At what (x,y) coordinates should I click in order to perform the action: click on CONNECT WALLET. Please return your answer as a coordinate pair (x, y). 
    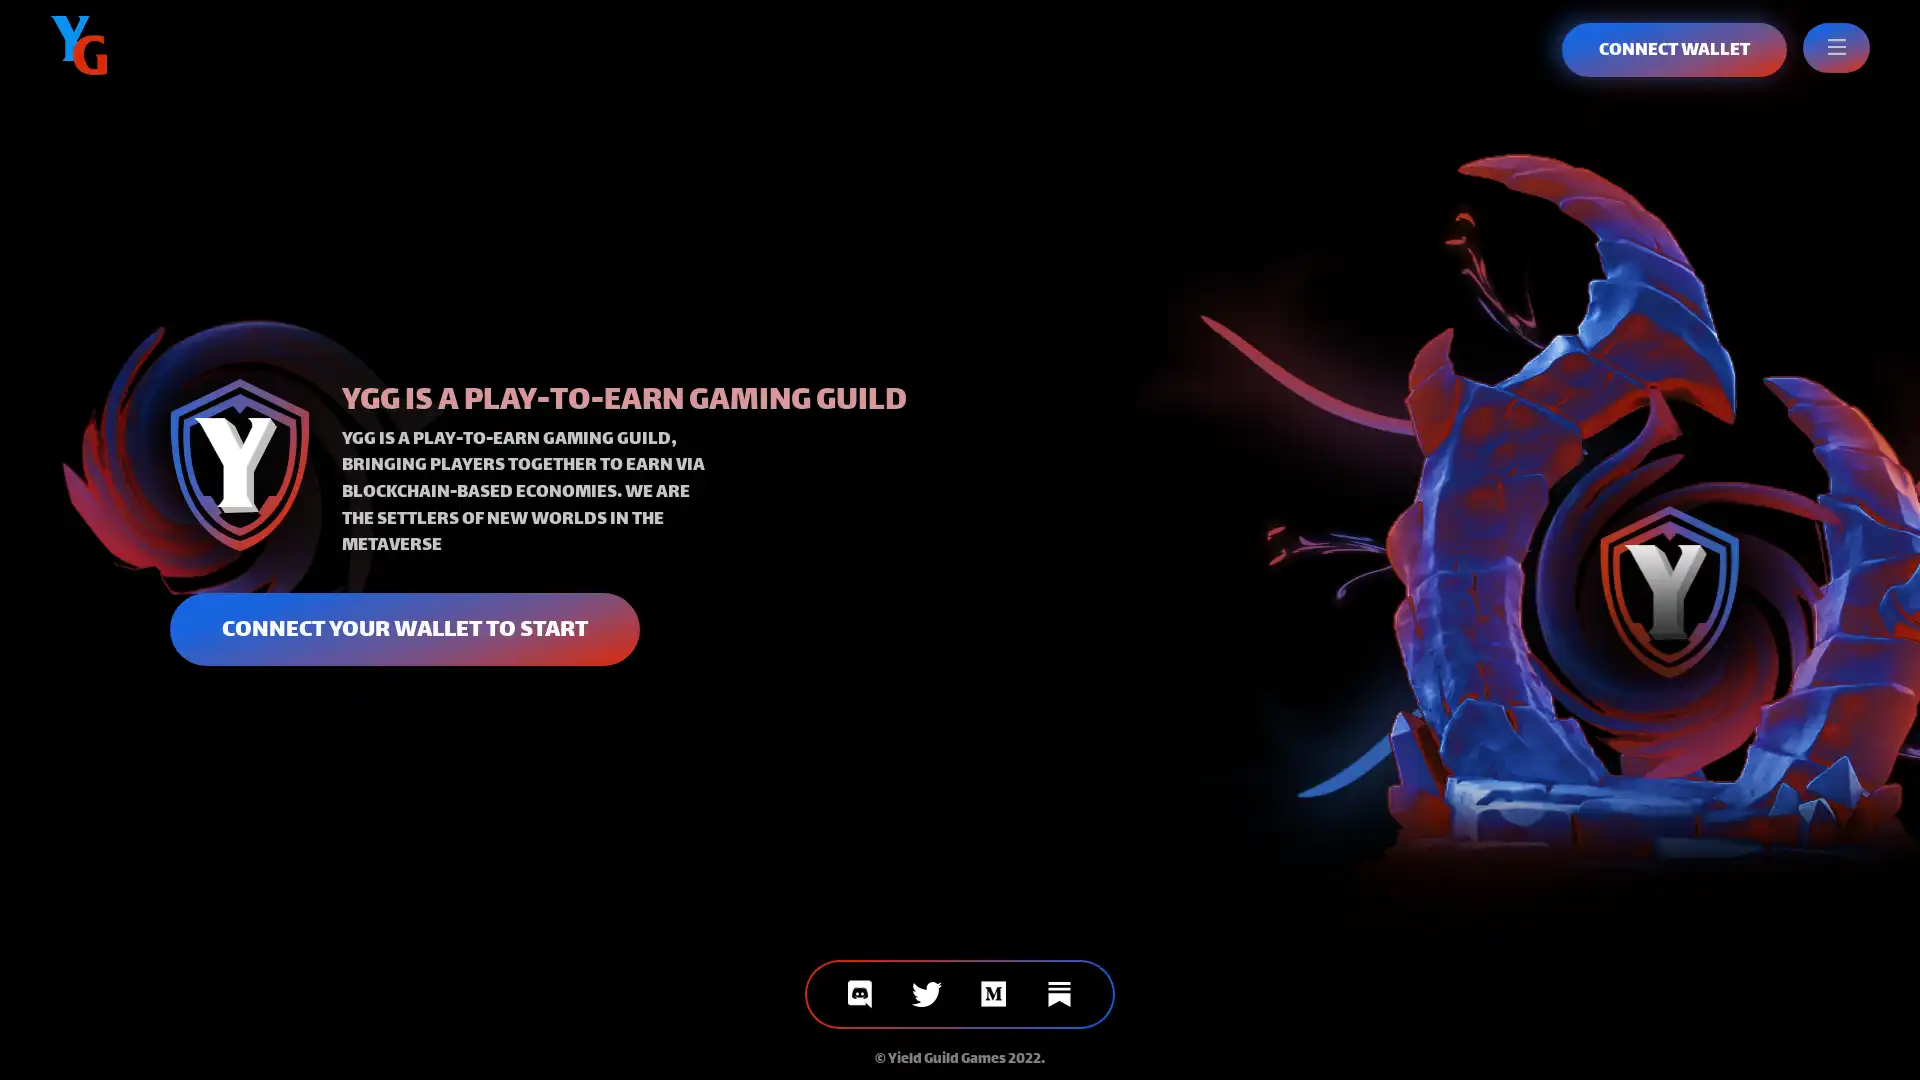
    Looking at the image, I should click on (1674, 49).